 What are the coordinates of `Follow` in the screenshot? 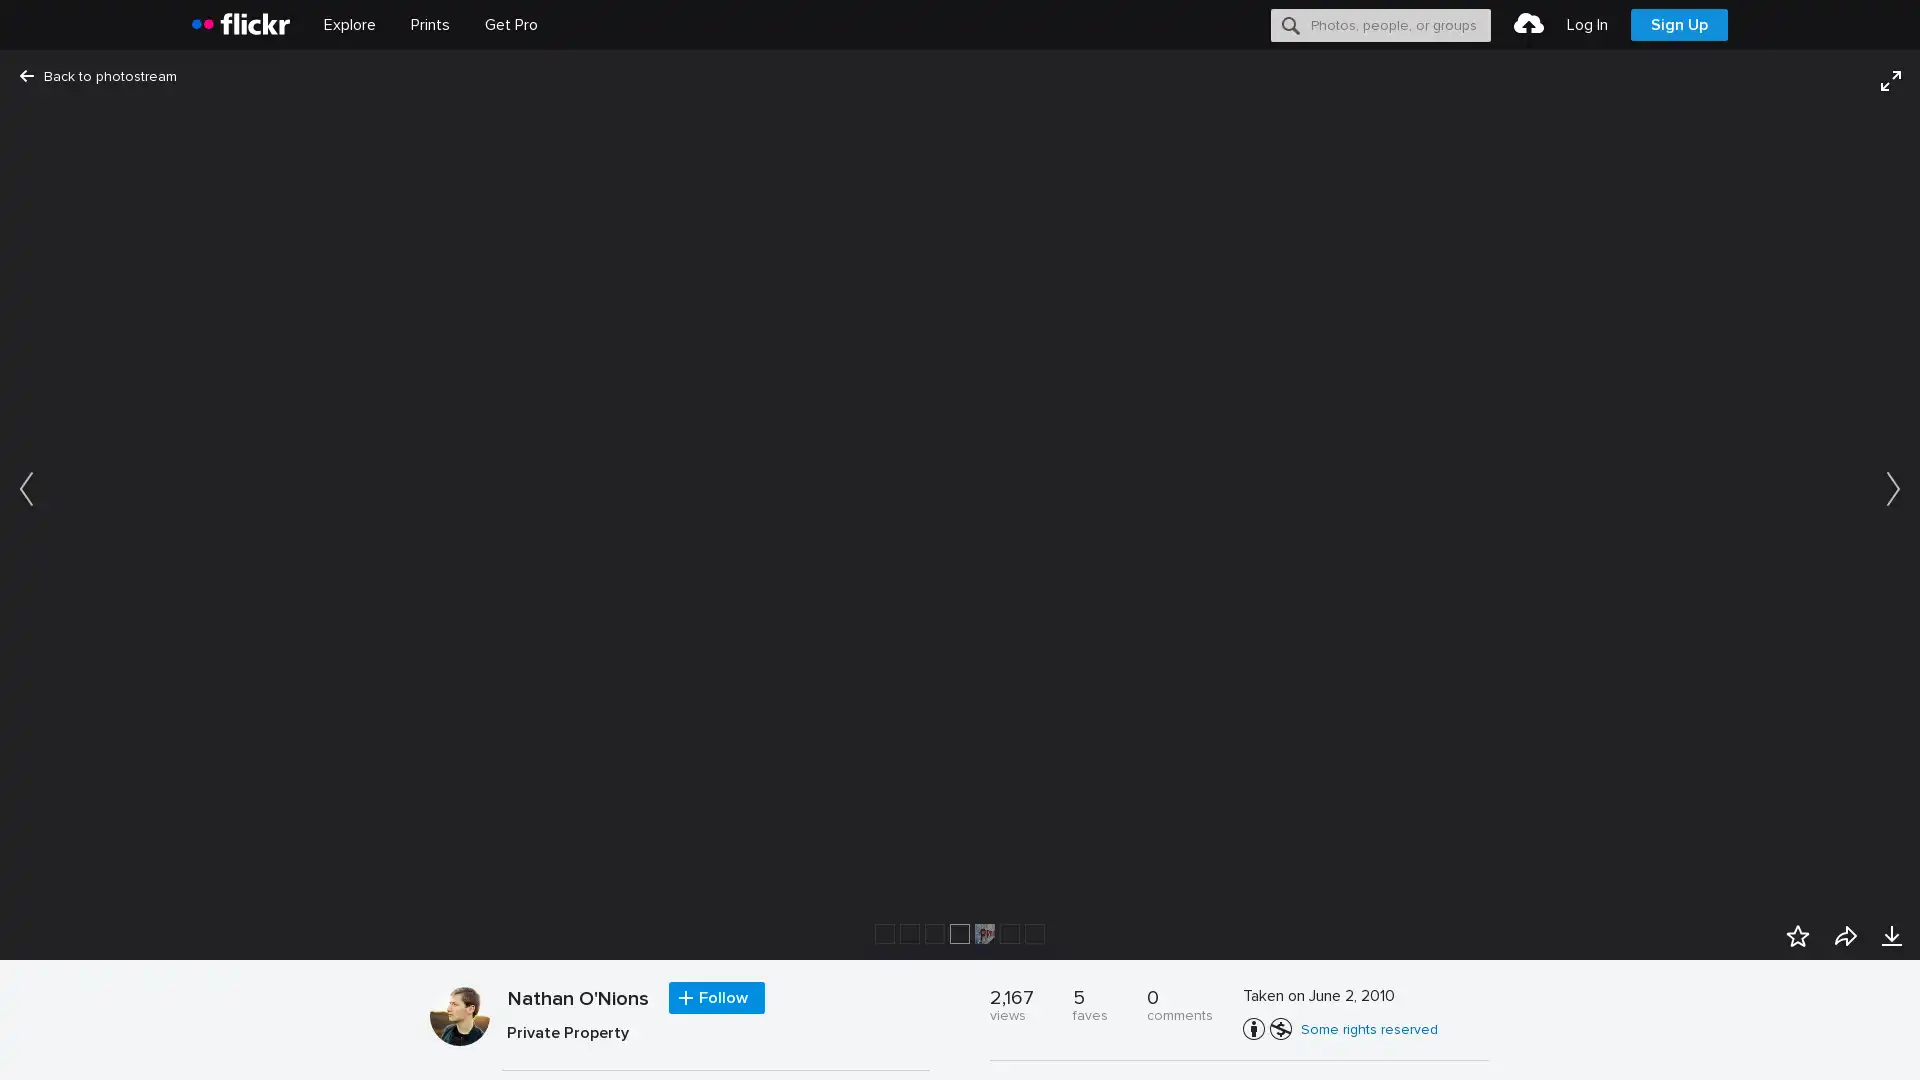 It's located at (716, 998).